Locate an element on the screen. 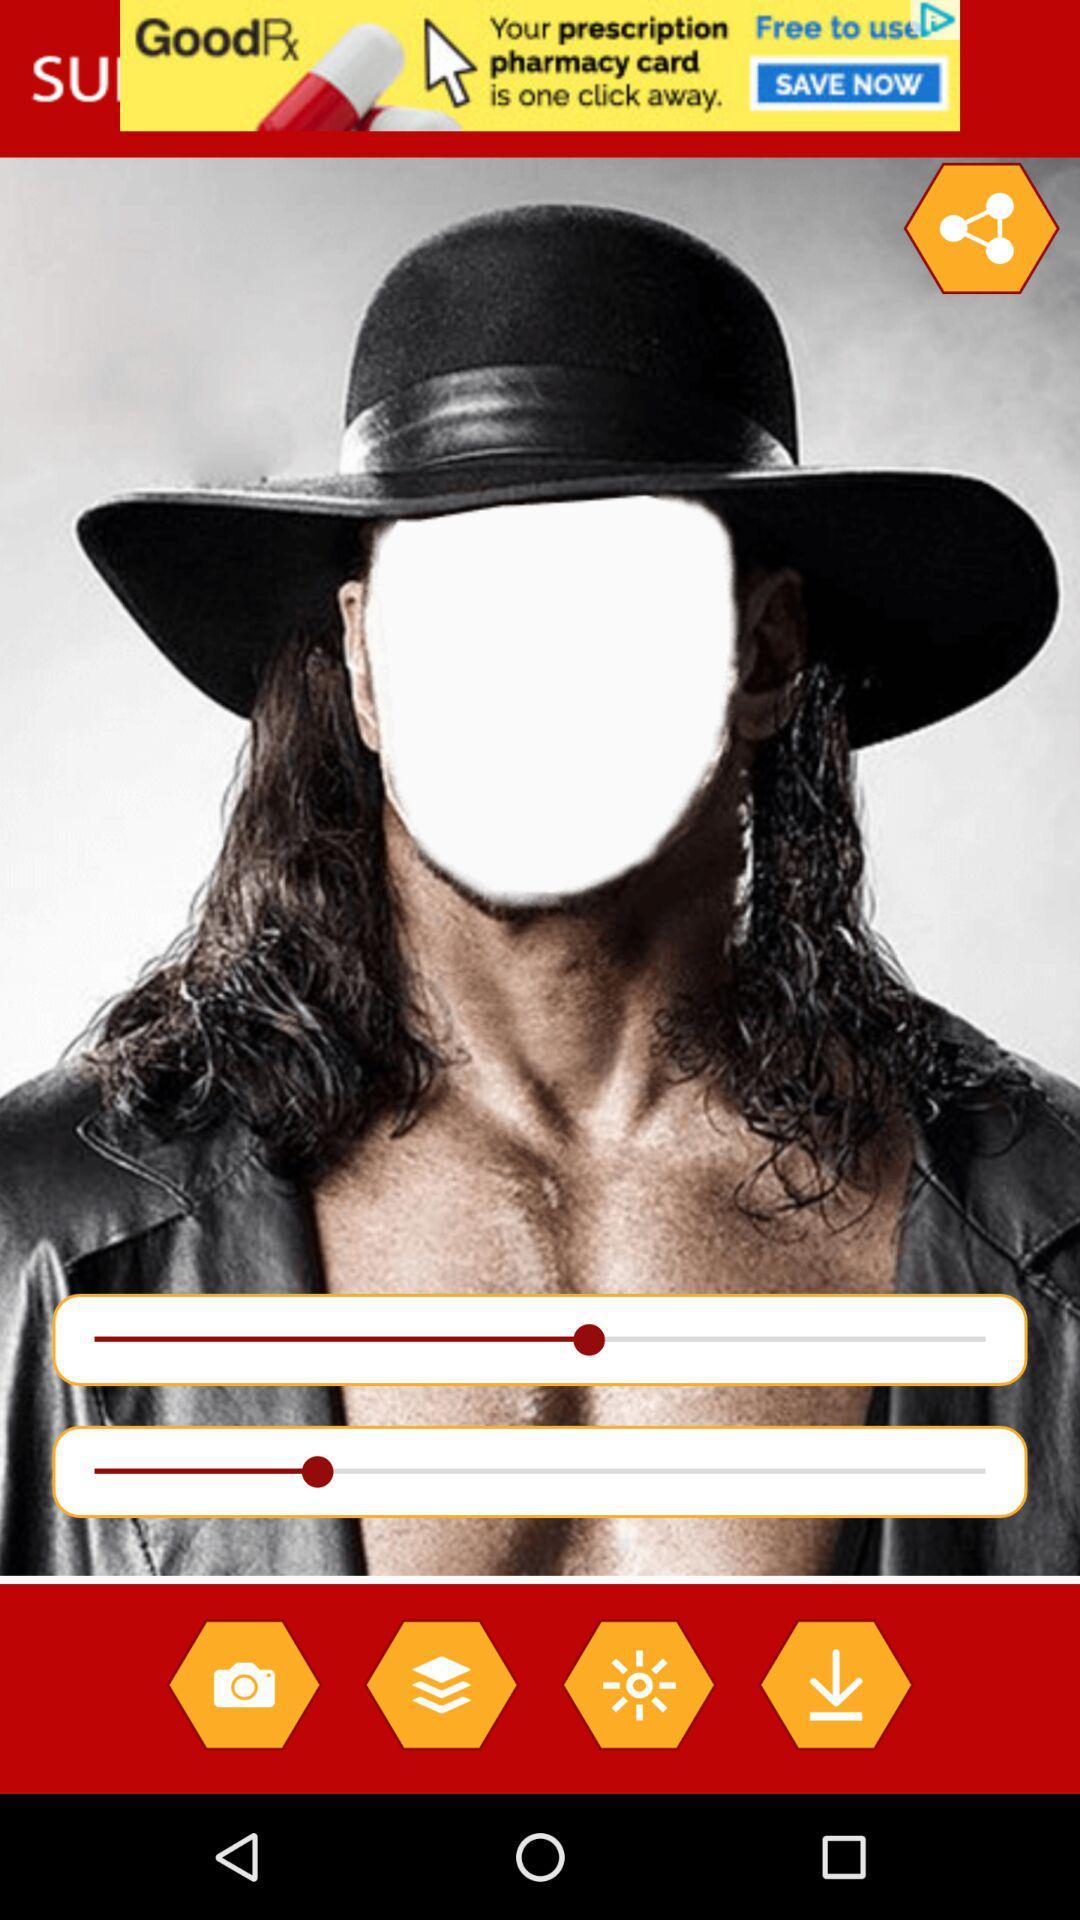 The image size is (1080, 1920). camera icon is located at coordinates (243, 1683).